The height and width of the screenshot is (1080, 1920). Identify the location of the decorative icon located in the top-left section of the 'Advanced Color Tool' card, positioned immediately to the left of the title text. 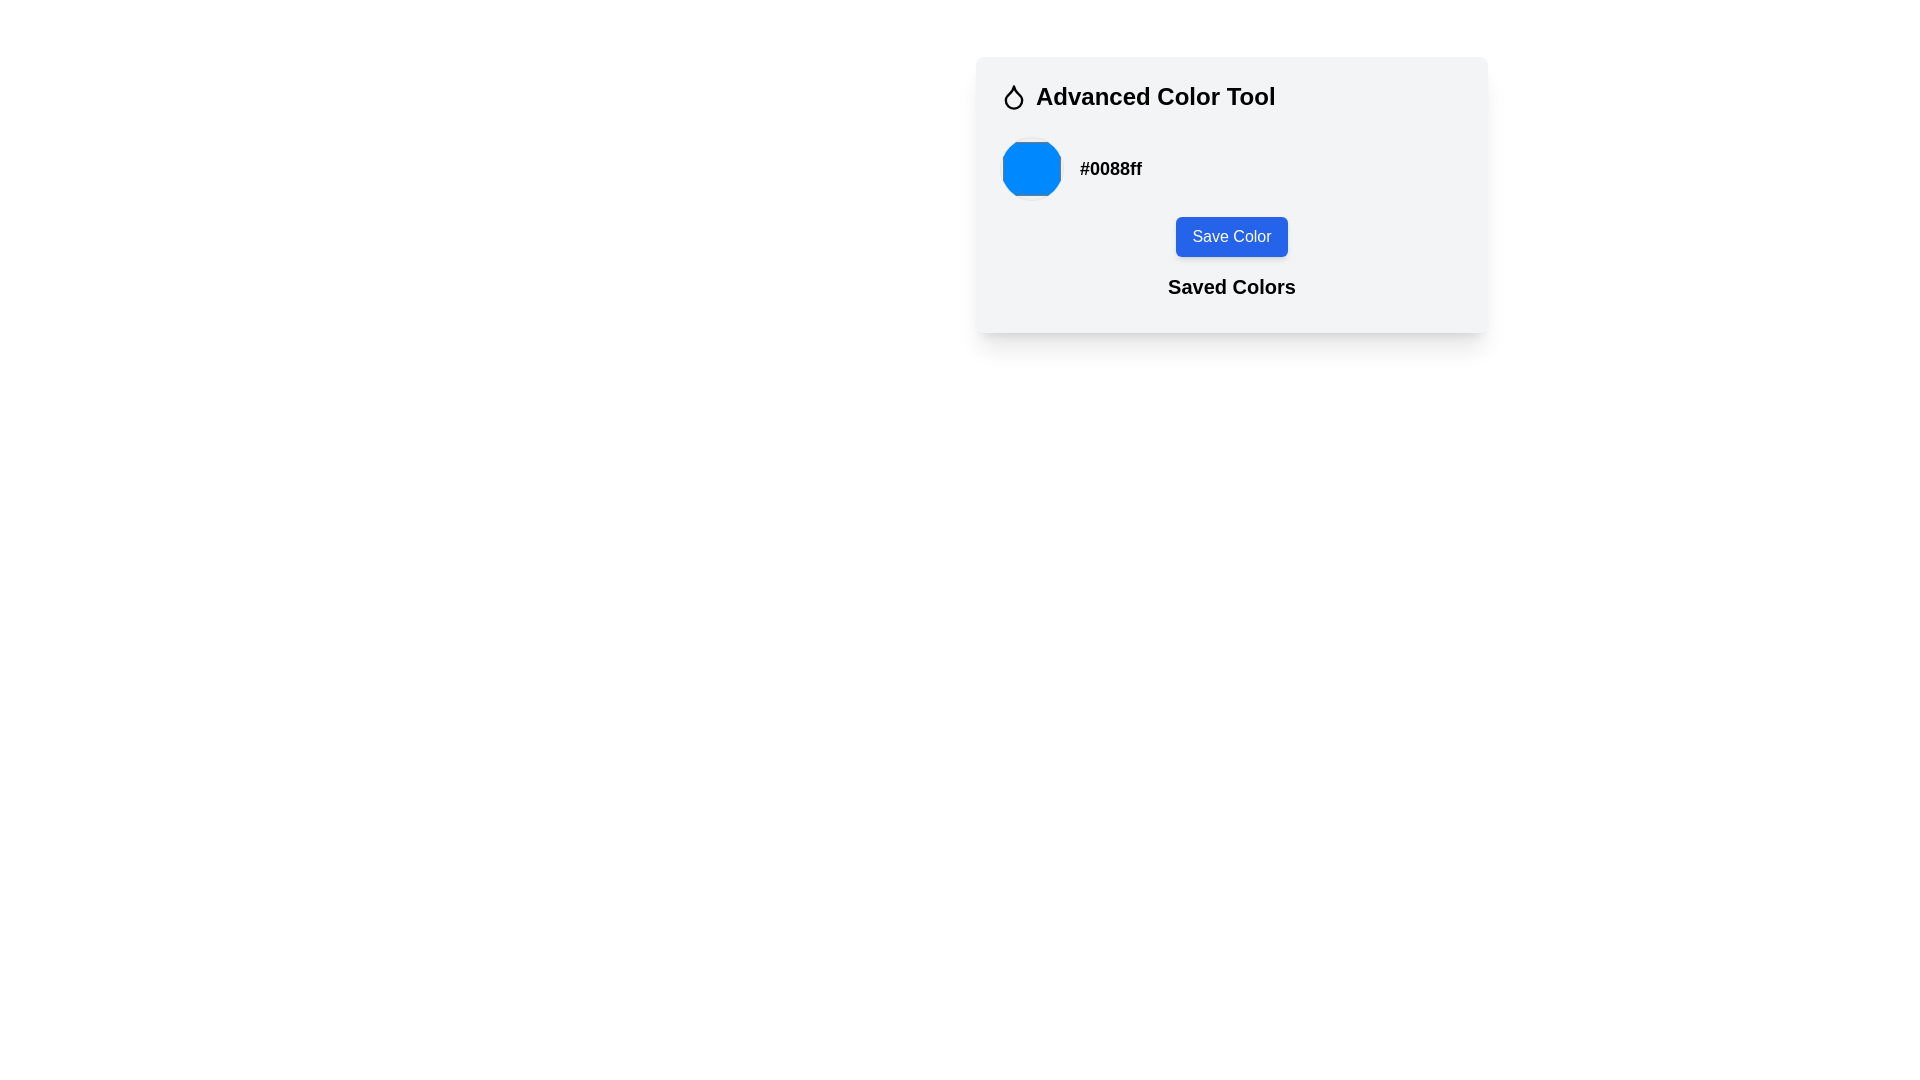
(1013, 96).